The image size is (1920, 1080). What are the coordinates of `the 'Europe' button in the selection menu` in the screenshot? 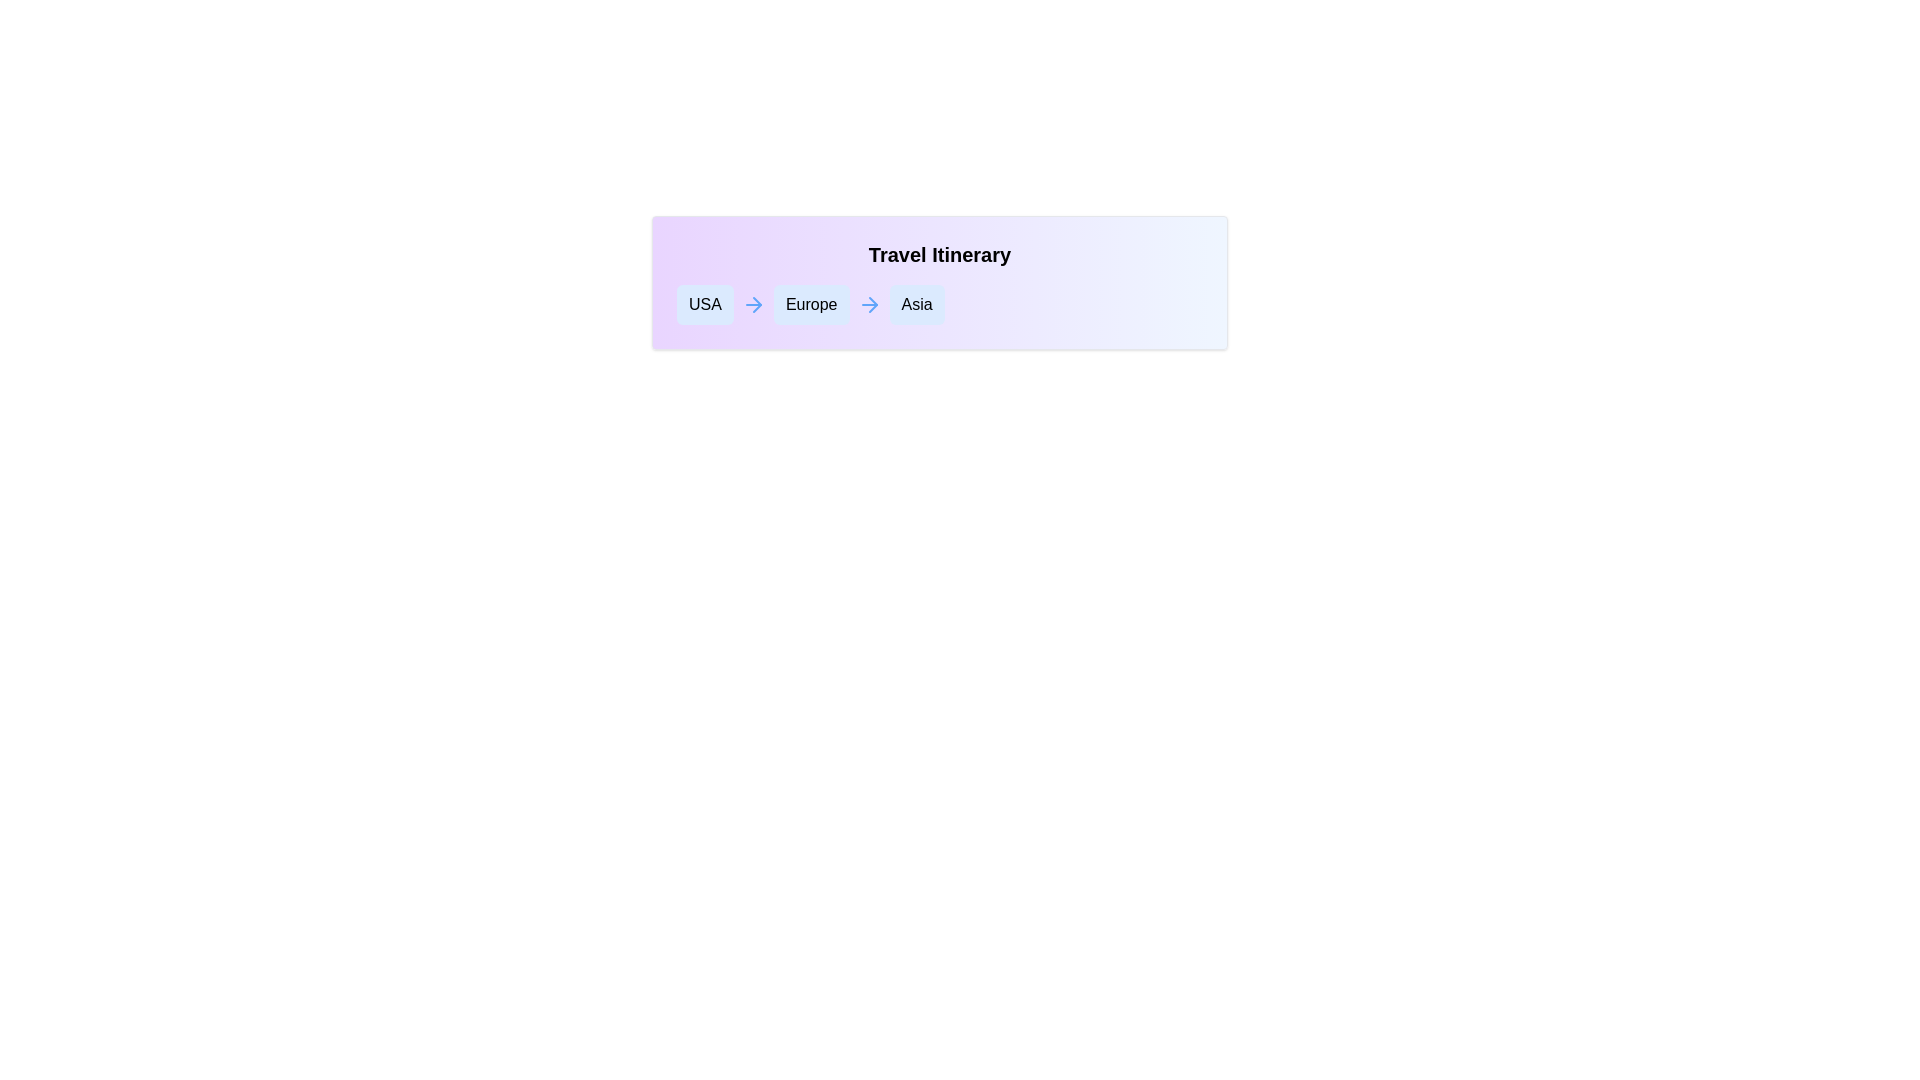 It's located at (811, 304).